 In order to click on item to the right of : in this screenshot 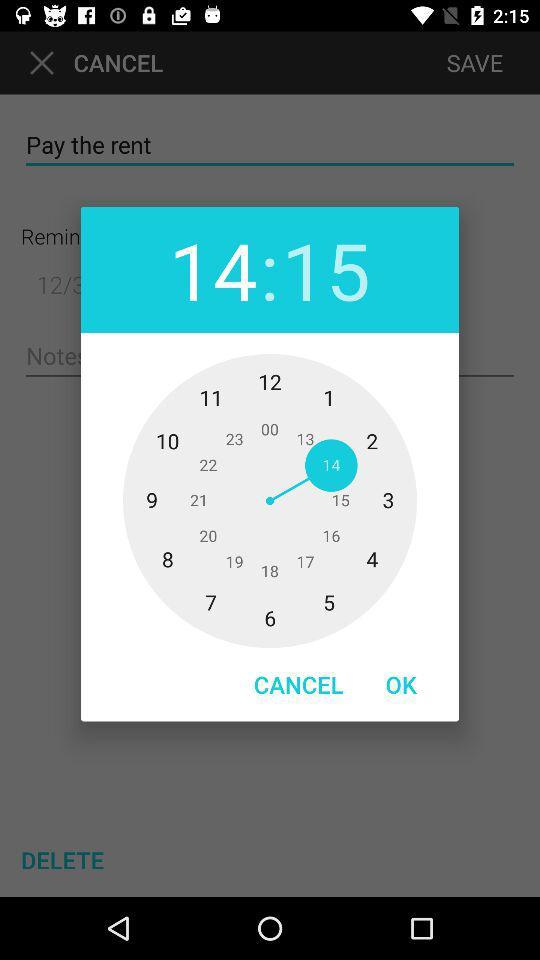, I will do `click(326, 268)`.